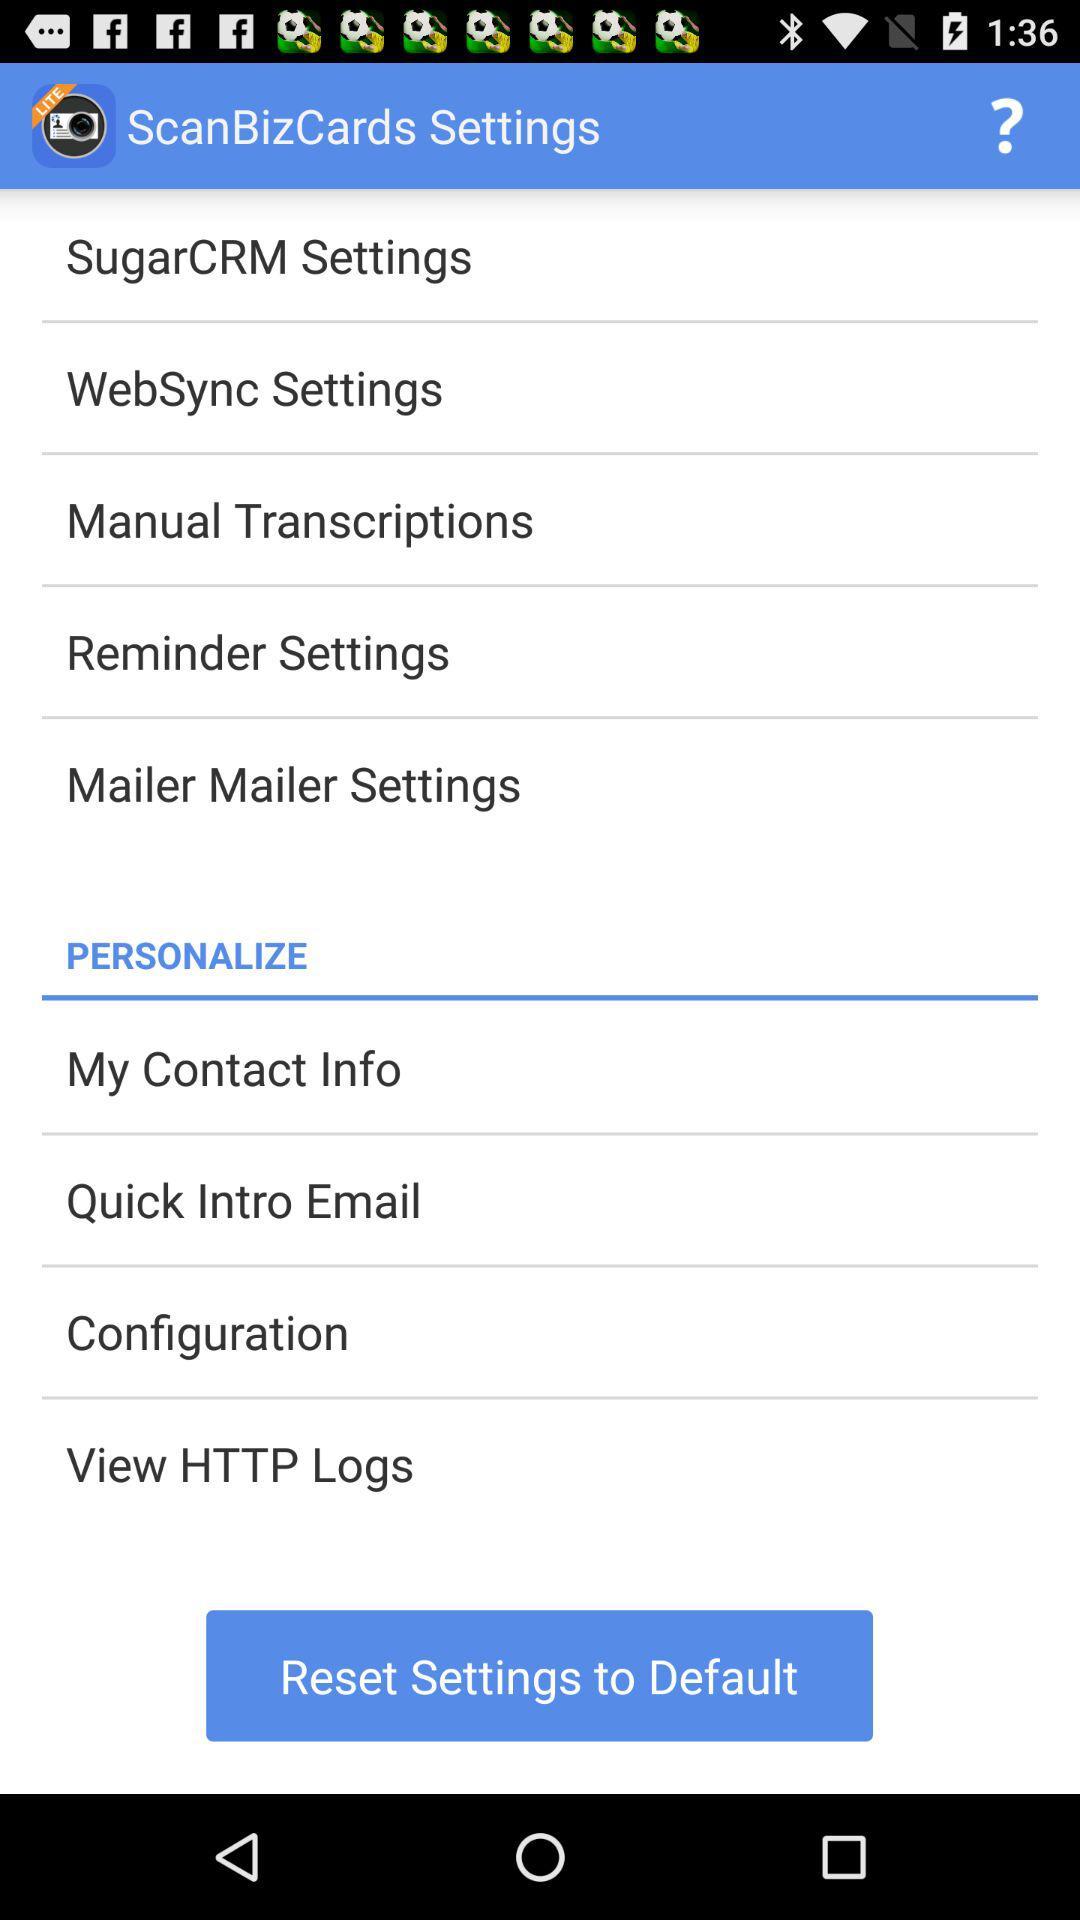  I want to click on the app above the websync settings item, so click(551, 254).